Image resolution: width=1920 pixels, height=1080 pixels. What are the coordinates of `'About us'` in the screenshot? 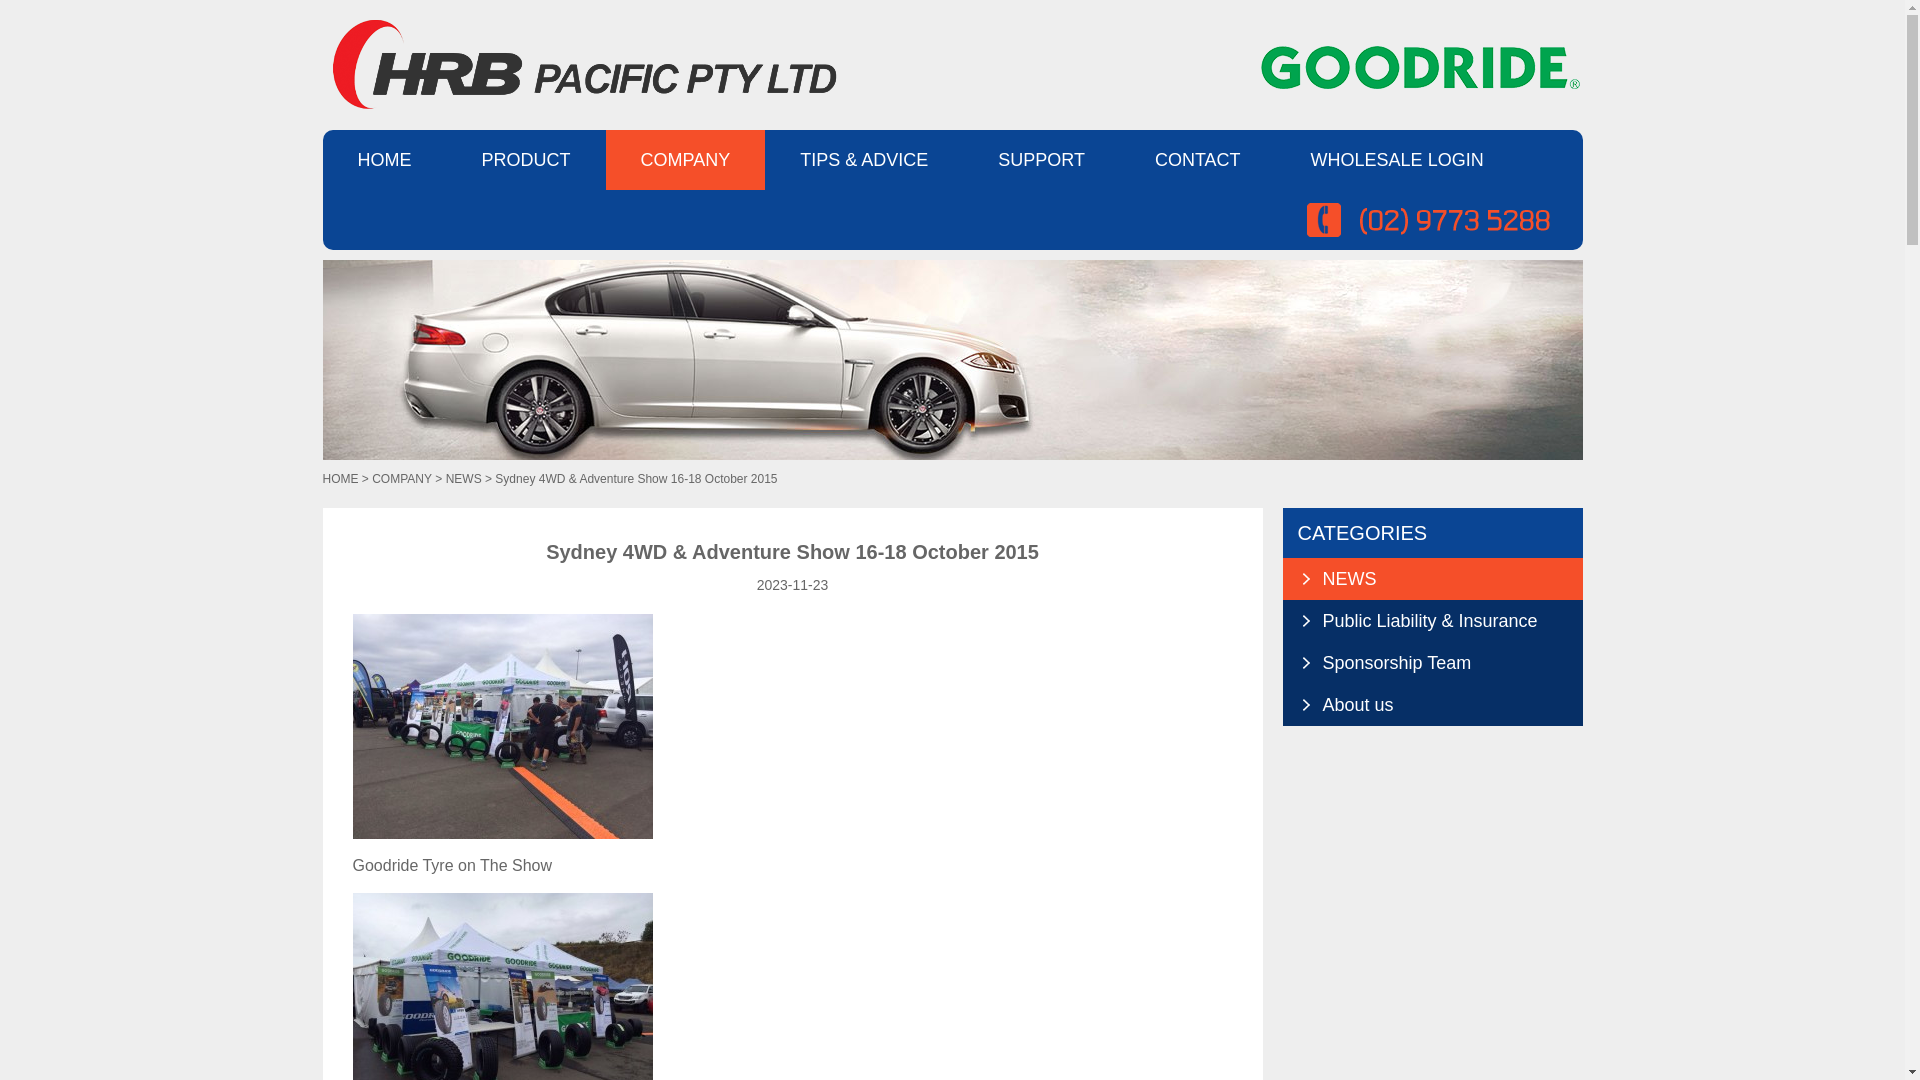 It's located at (1311, 704).